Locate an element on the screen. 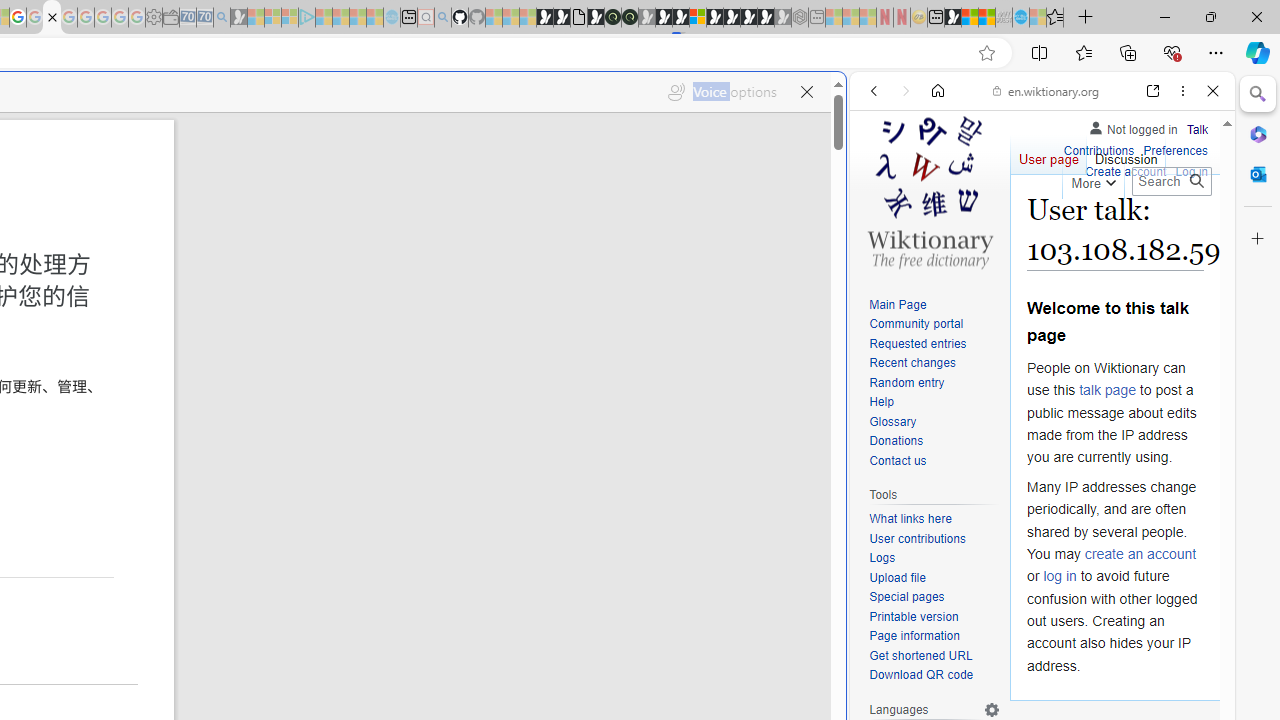 This screenshot has height=720, width=1280. 'Main Page' is located at coordinates (934, 305).